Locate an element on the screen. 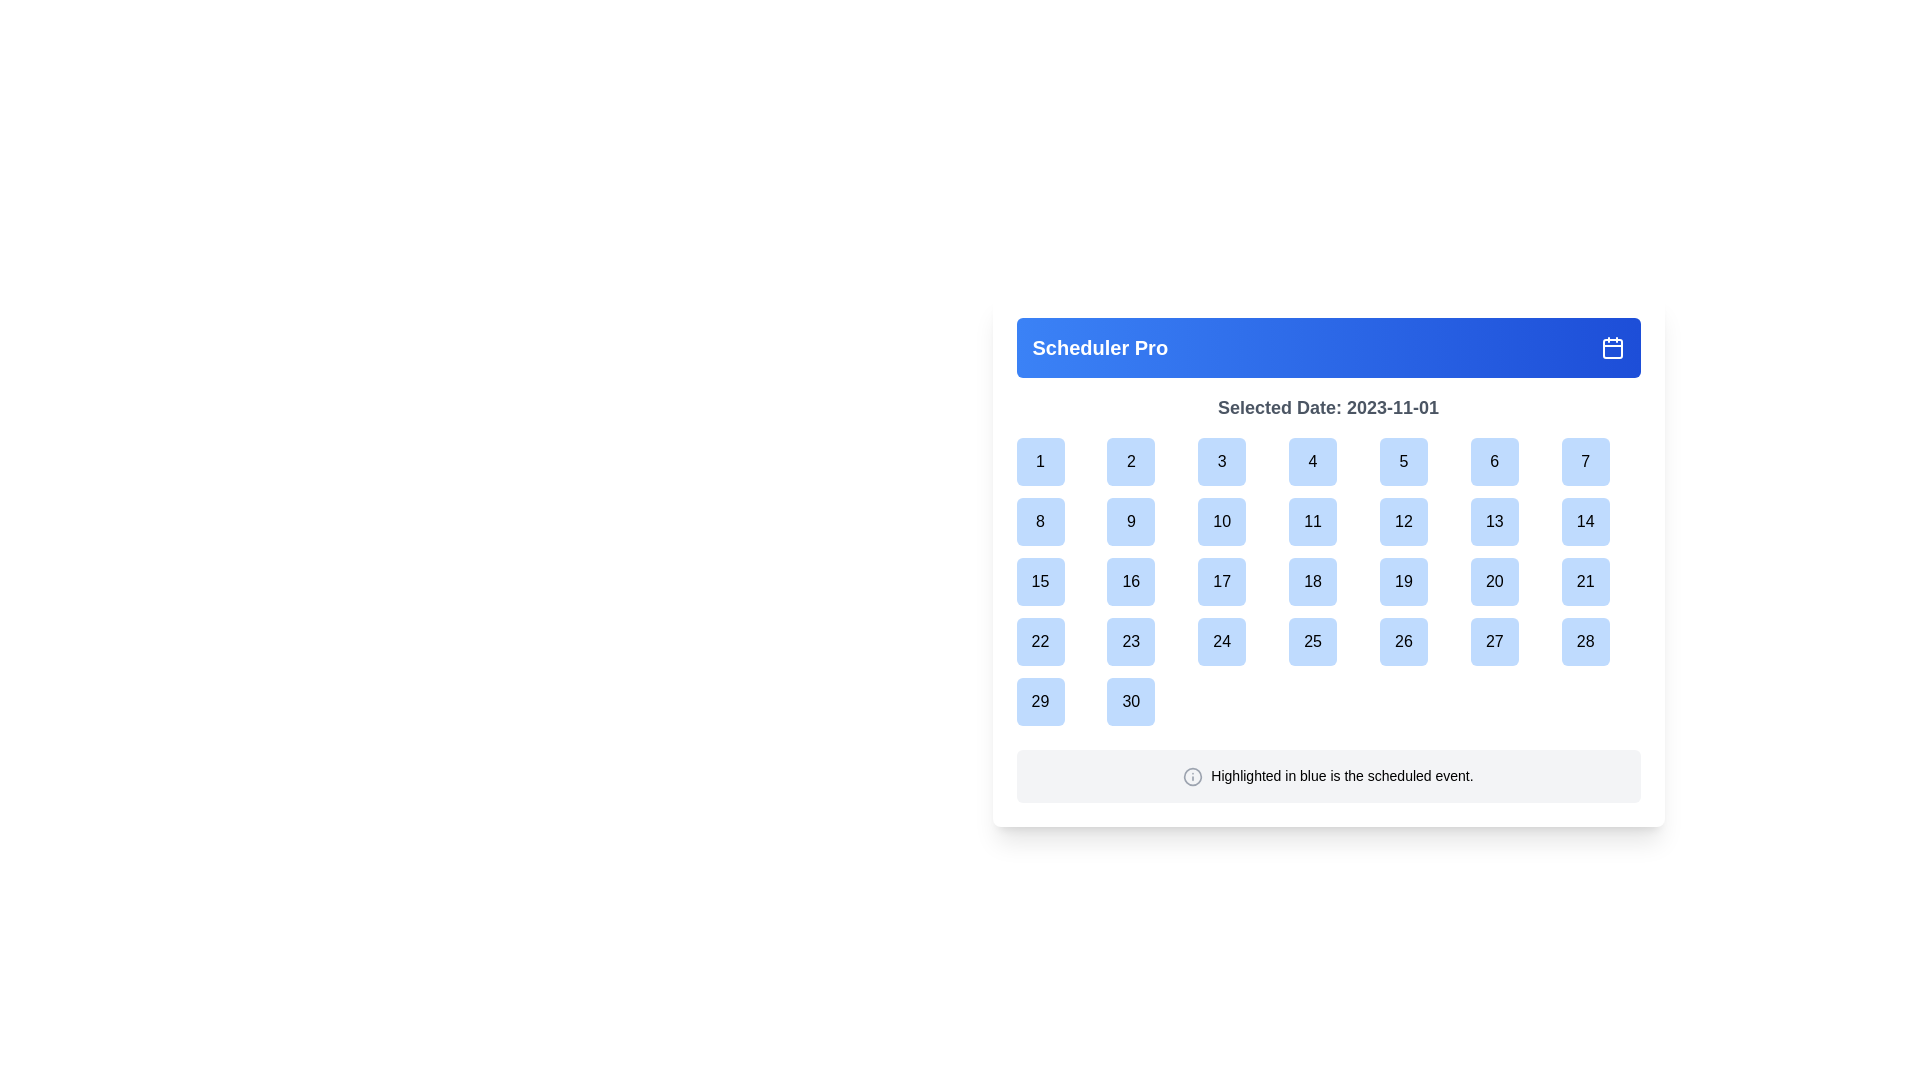 The height and width of the screenshot is (1080, 1920). the button representing the seventh day in the calendar grid, located in the first row and seventh column, which shows the tooltip 'No Event' when hovered is located at coordinates (1584, 462).